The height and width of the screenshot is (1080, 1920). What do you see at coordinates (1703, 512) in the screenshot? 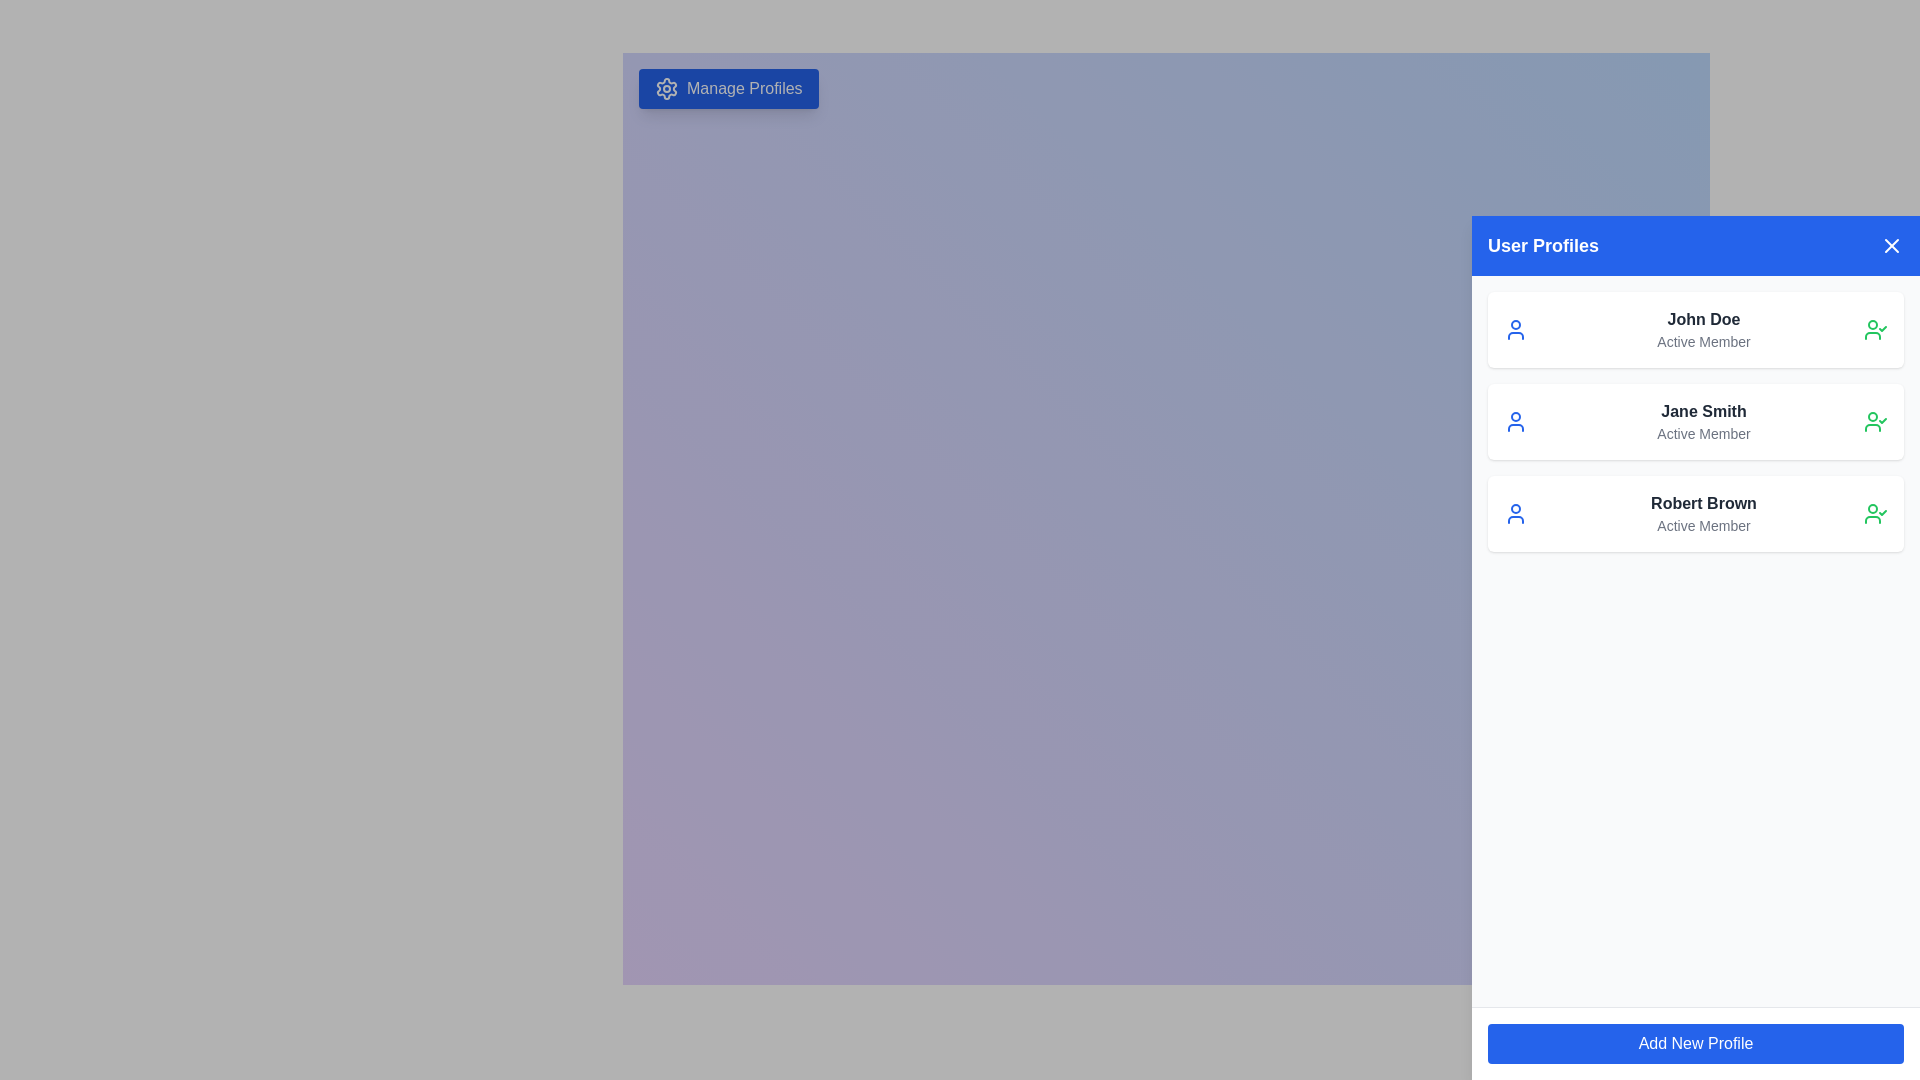
I see `the Text component displaying 'Robert Brown' and 'Active Member', which is the third entry in the user profiles list, located in the right panel of the interface` at bounding box center [1703, 512].